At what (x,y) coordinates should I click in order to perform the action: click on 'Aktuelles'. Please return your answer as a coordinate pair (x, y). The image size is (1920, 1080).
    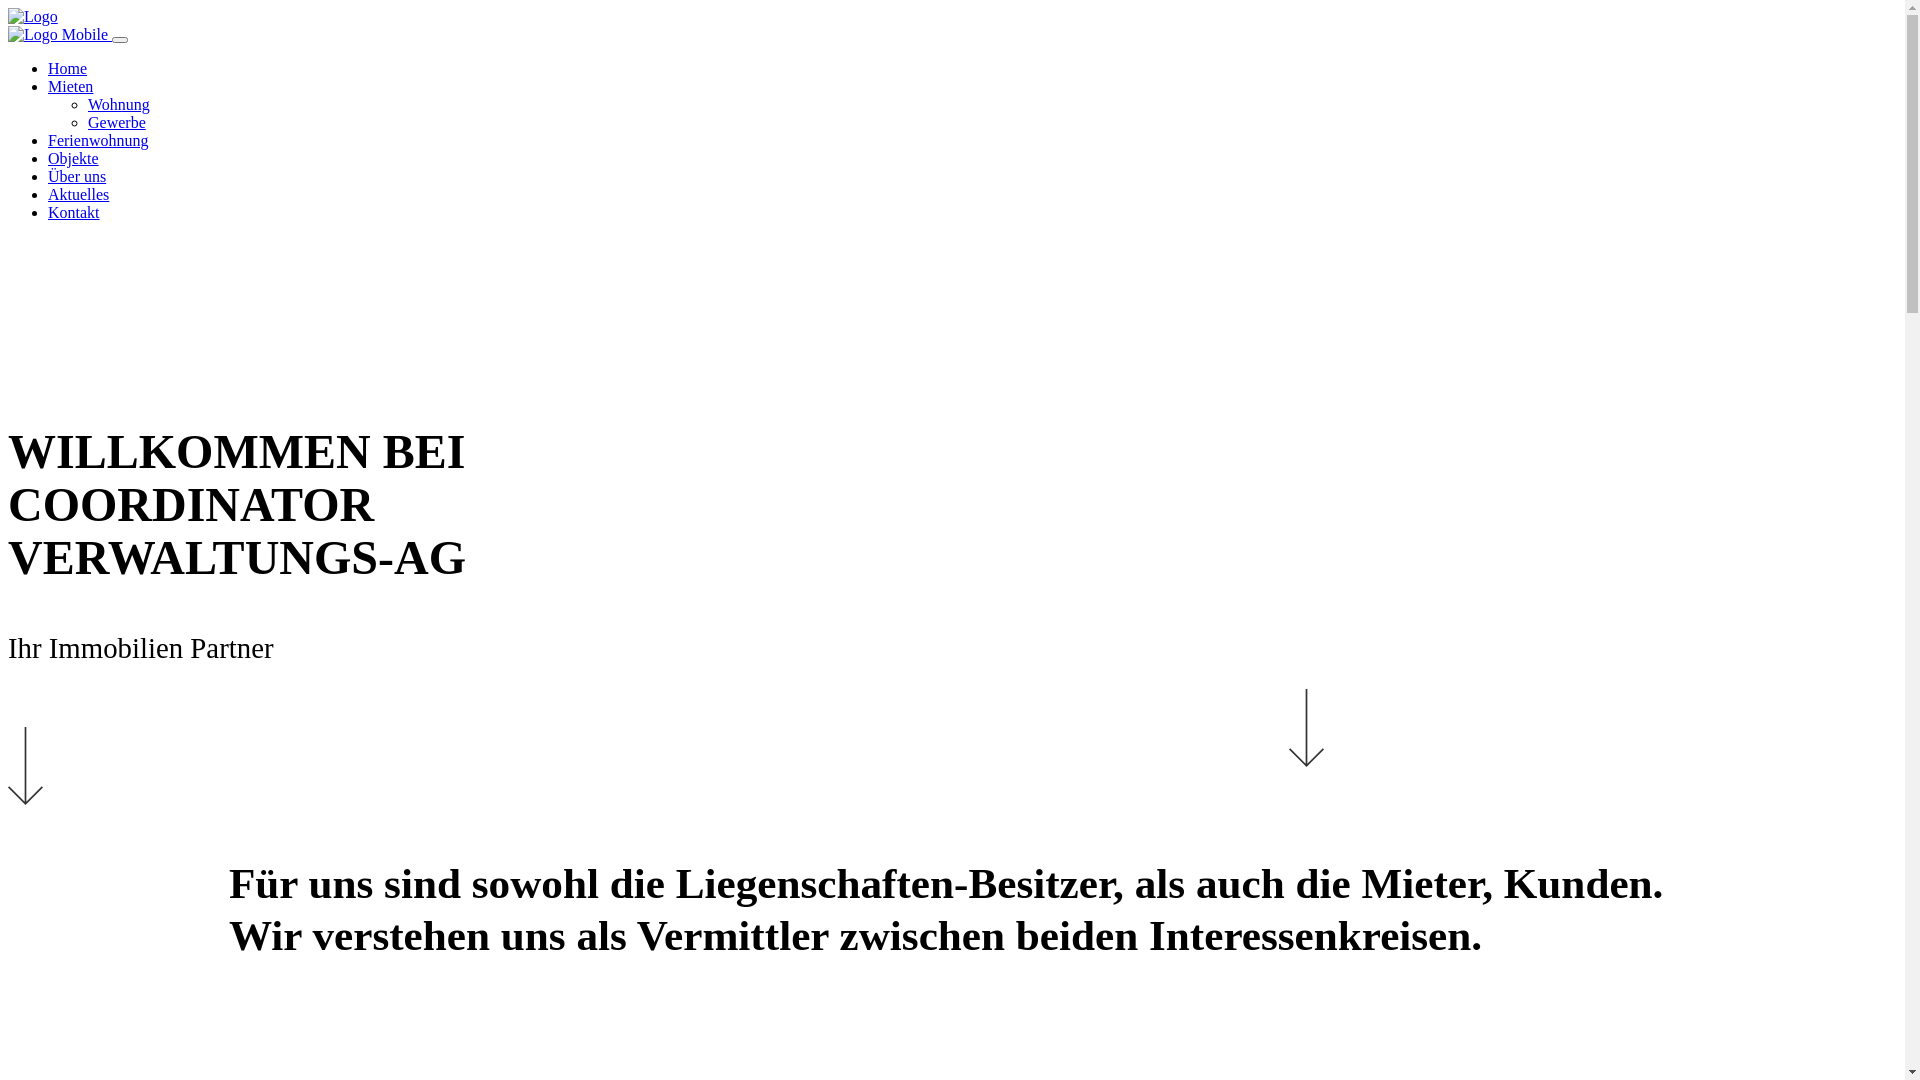
    Looking at the image, I should click on (78, 194).